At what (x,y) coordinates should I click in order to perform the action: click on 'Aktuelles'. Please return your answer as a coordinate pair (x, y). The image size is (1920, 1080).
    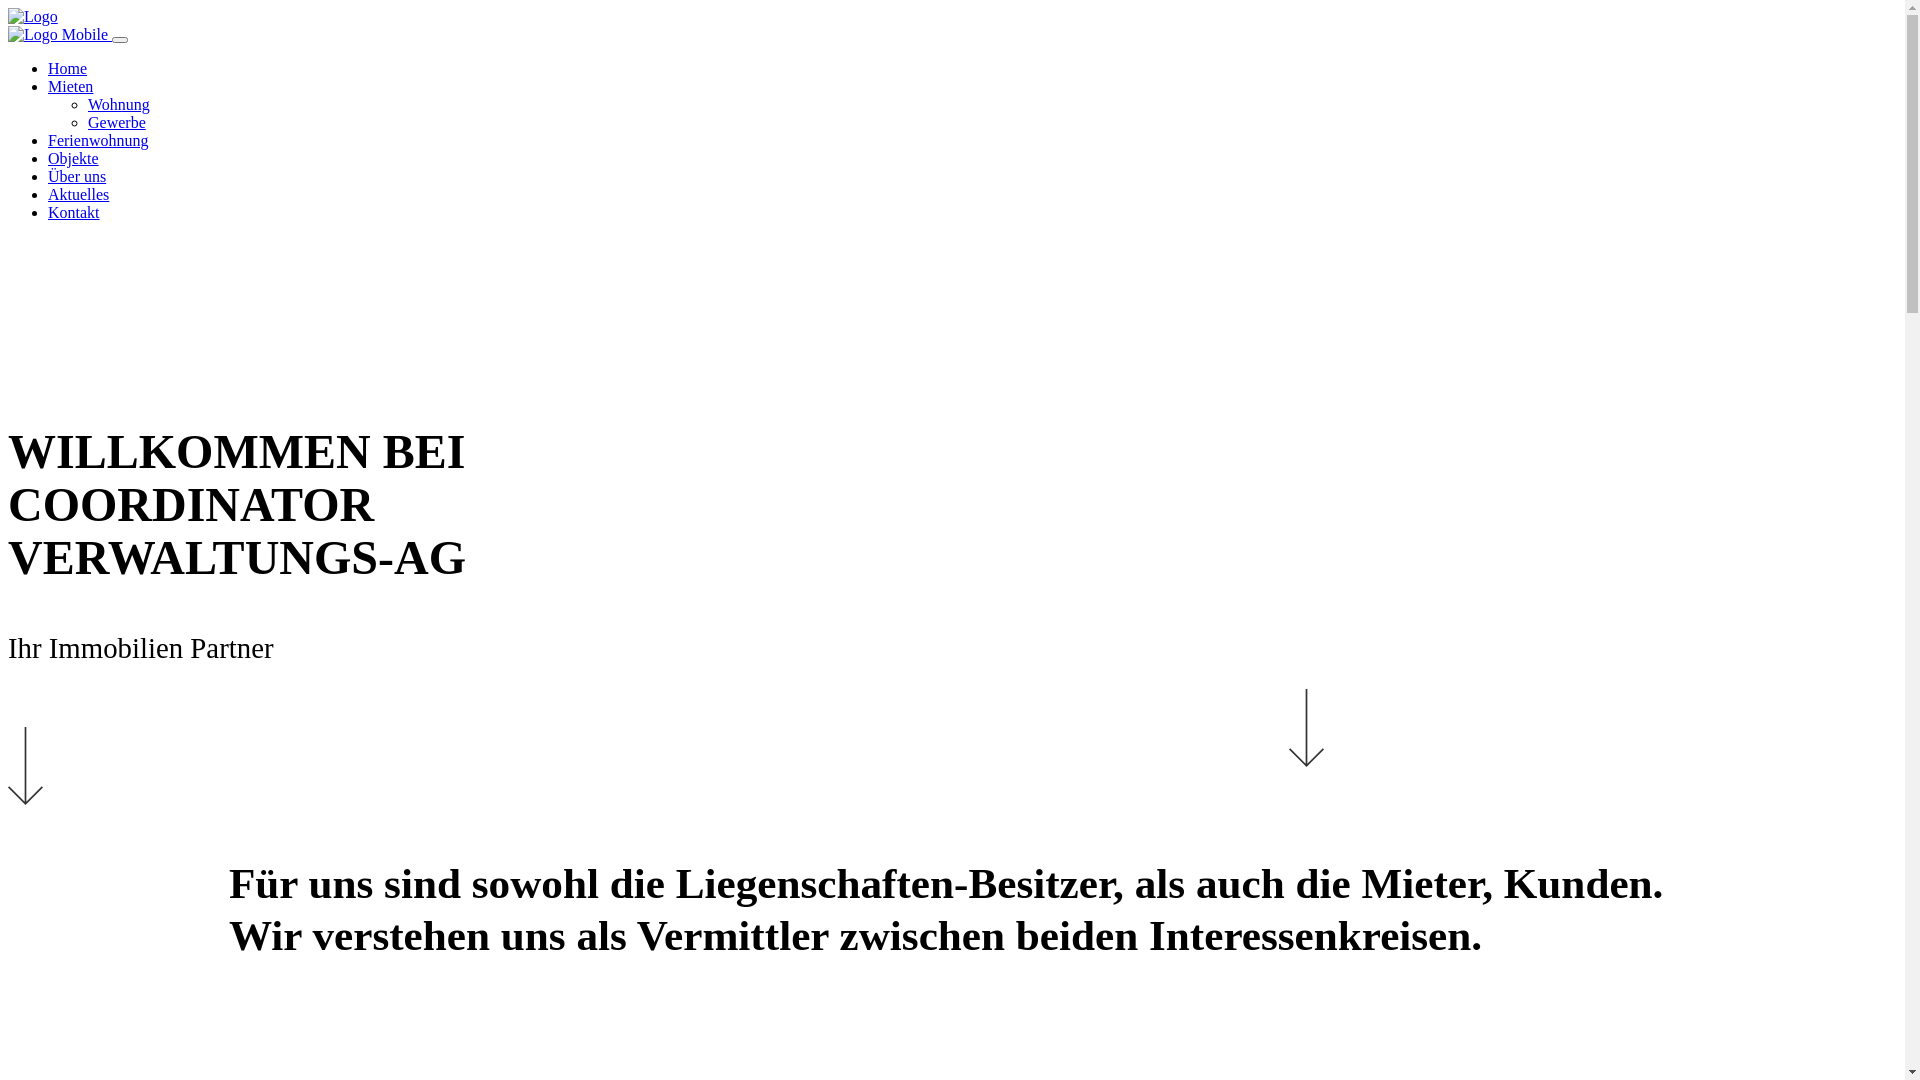
    Looking at the image, I should click on (78, 194).